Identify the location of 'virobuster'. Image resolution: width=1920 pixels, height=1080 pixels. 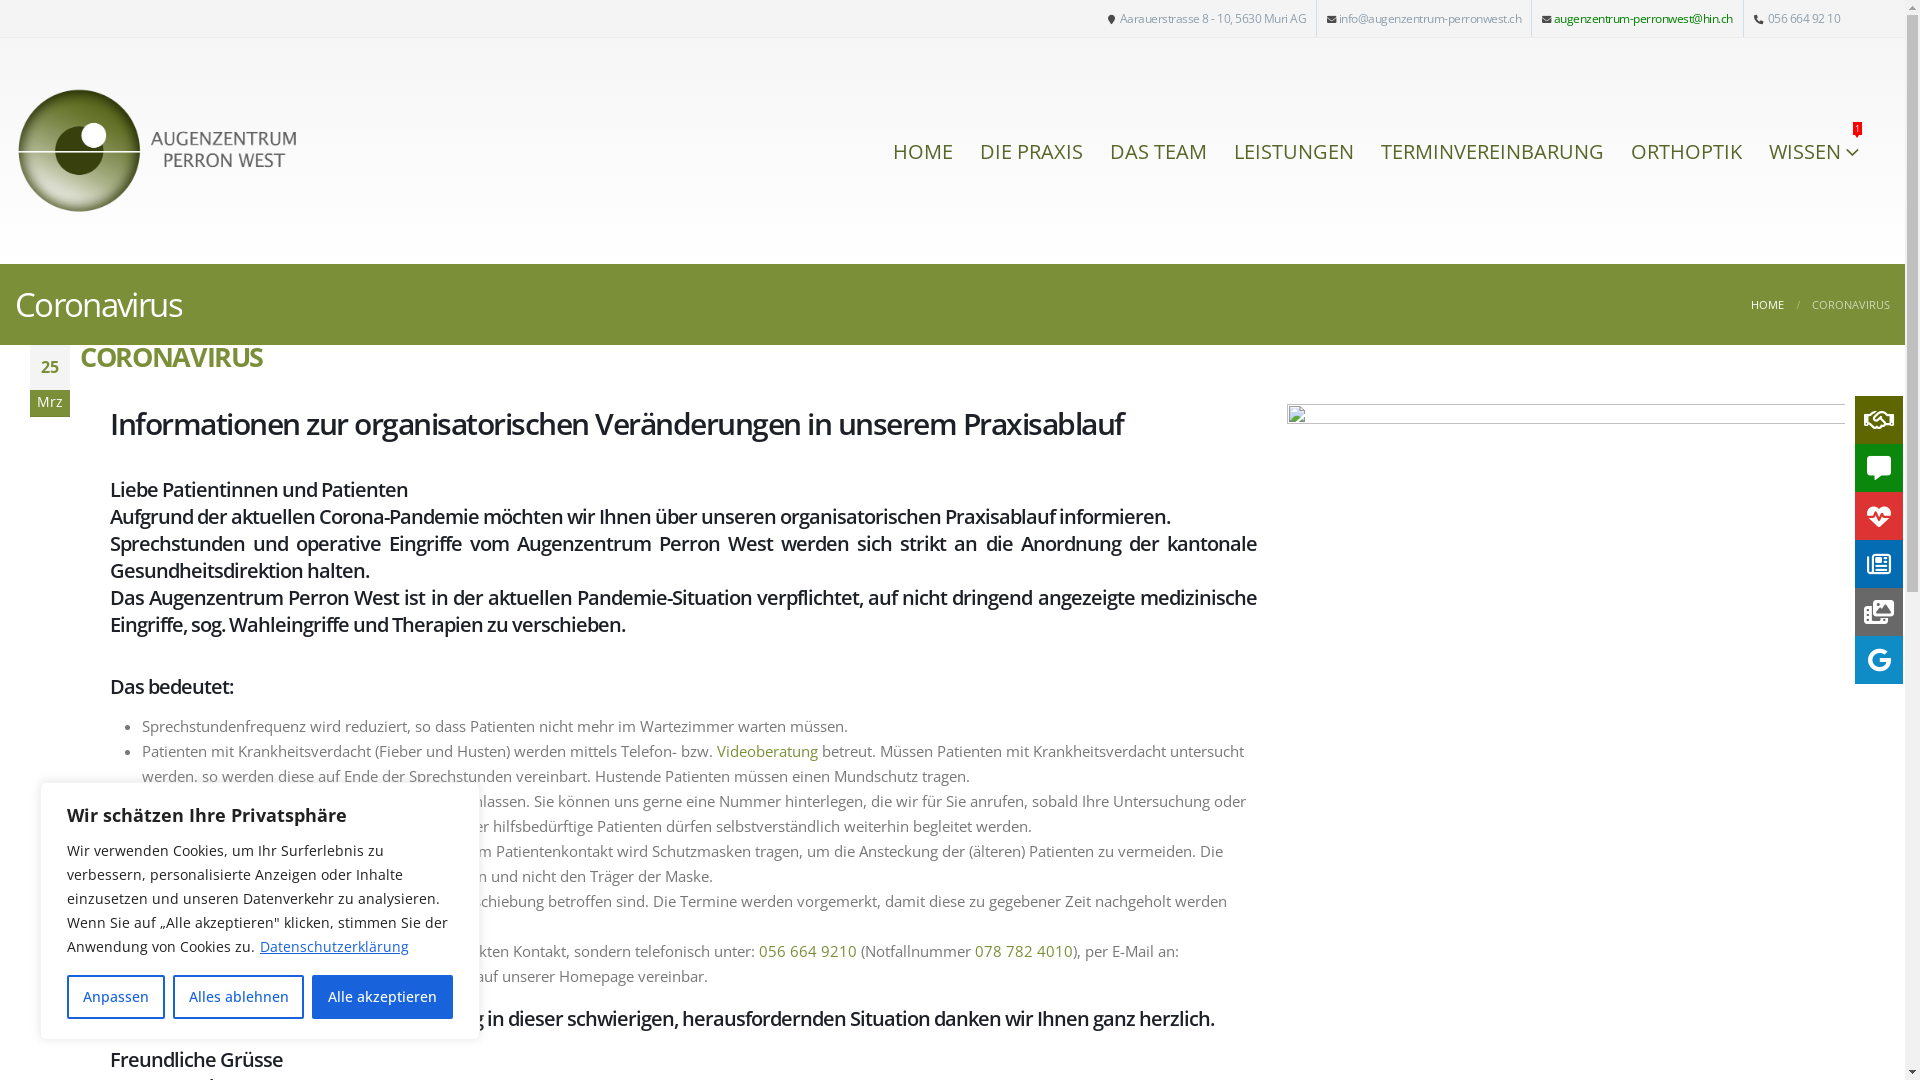
(1564, 520).